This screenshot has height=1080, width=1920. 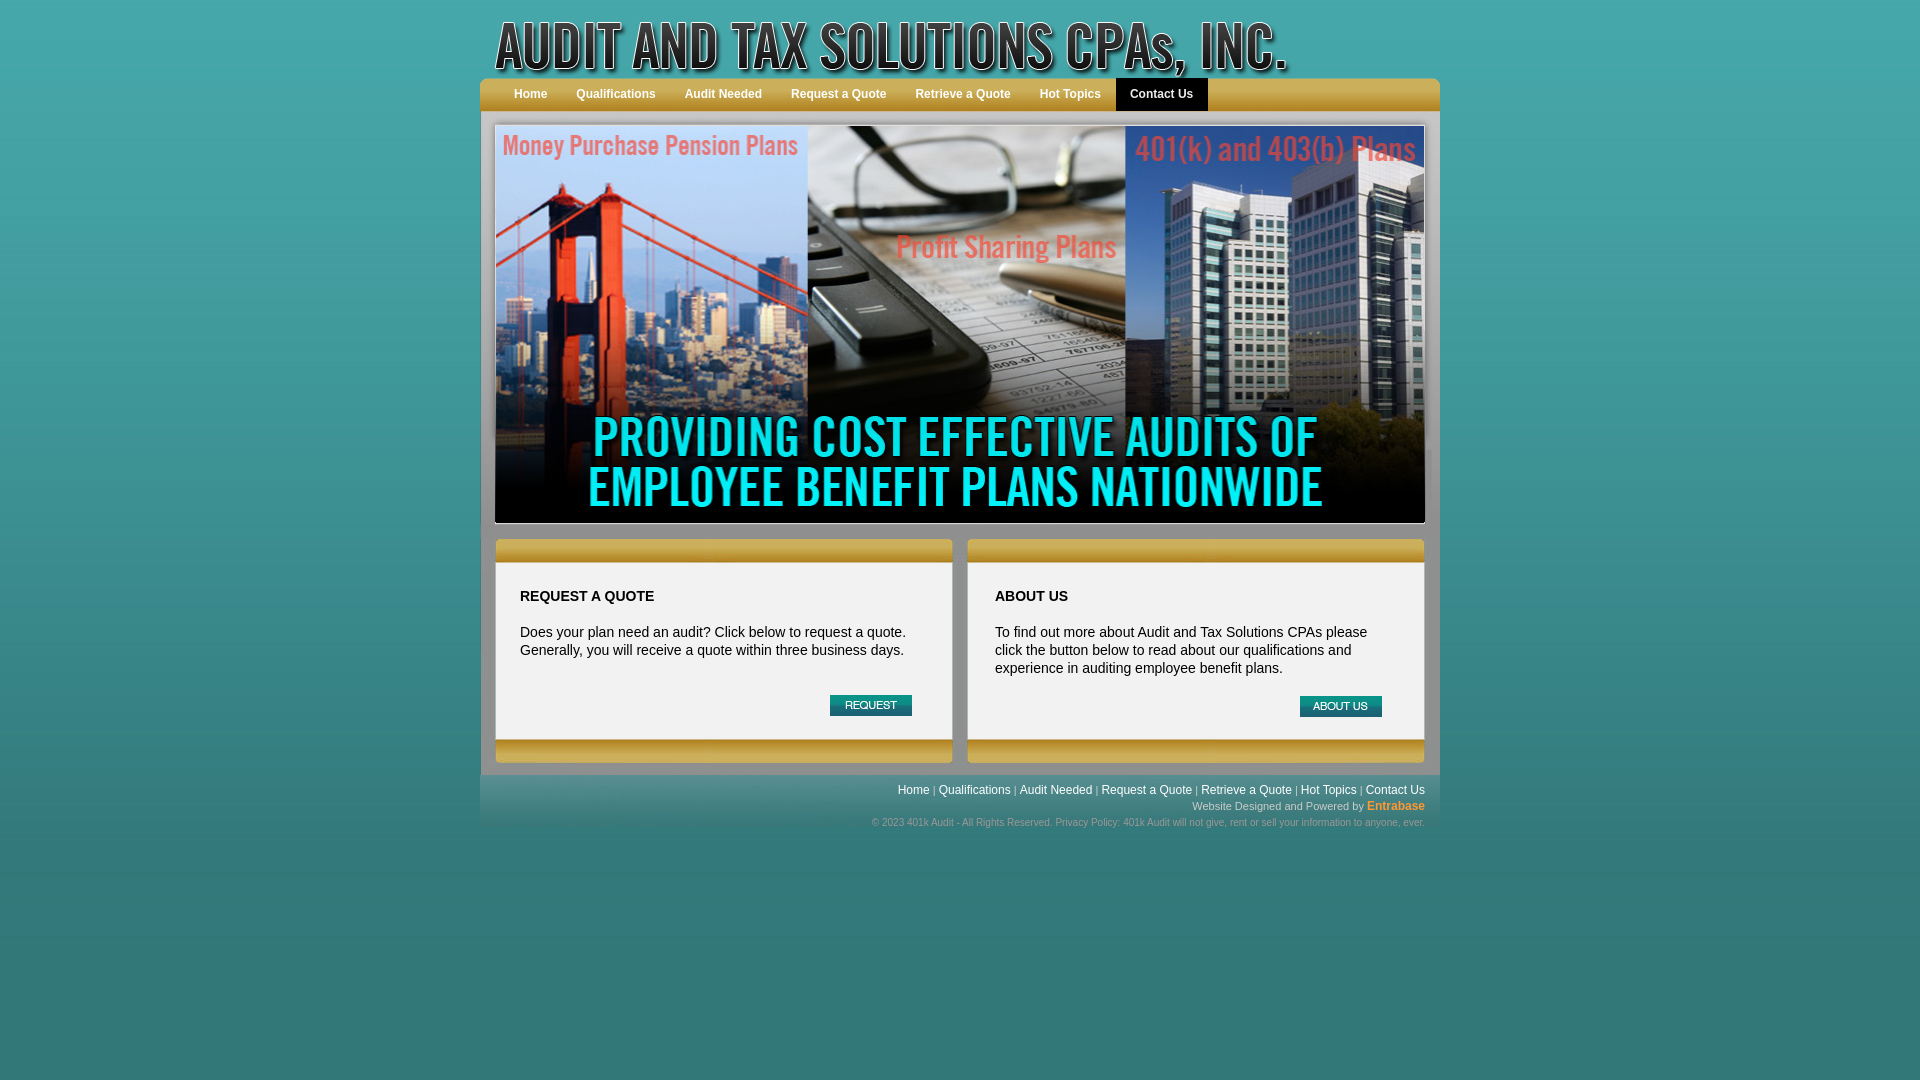 What do you see at coordinates (839, 94) in the screenshot?
I see `'Request a Quote'` at bounding box center [839, 94].